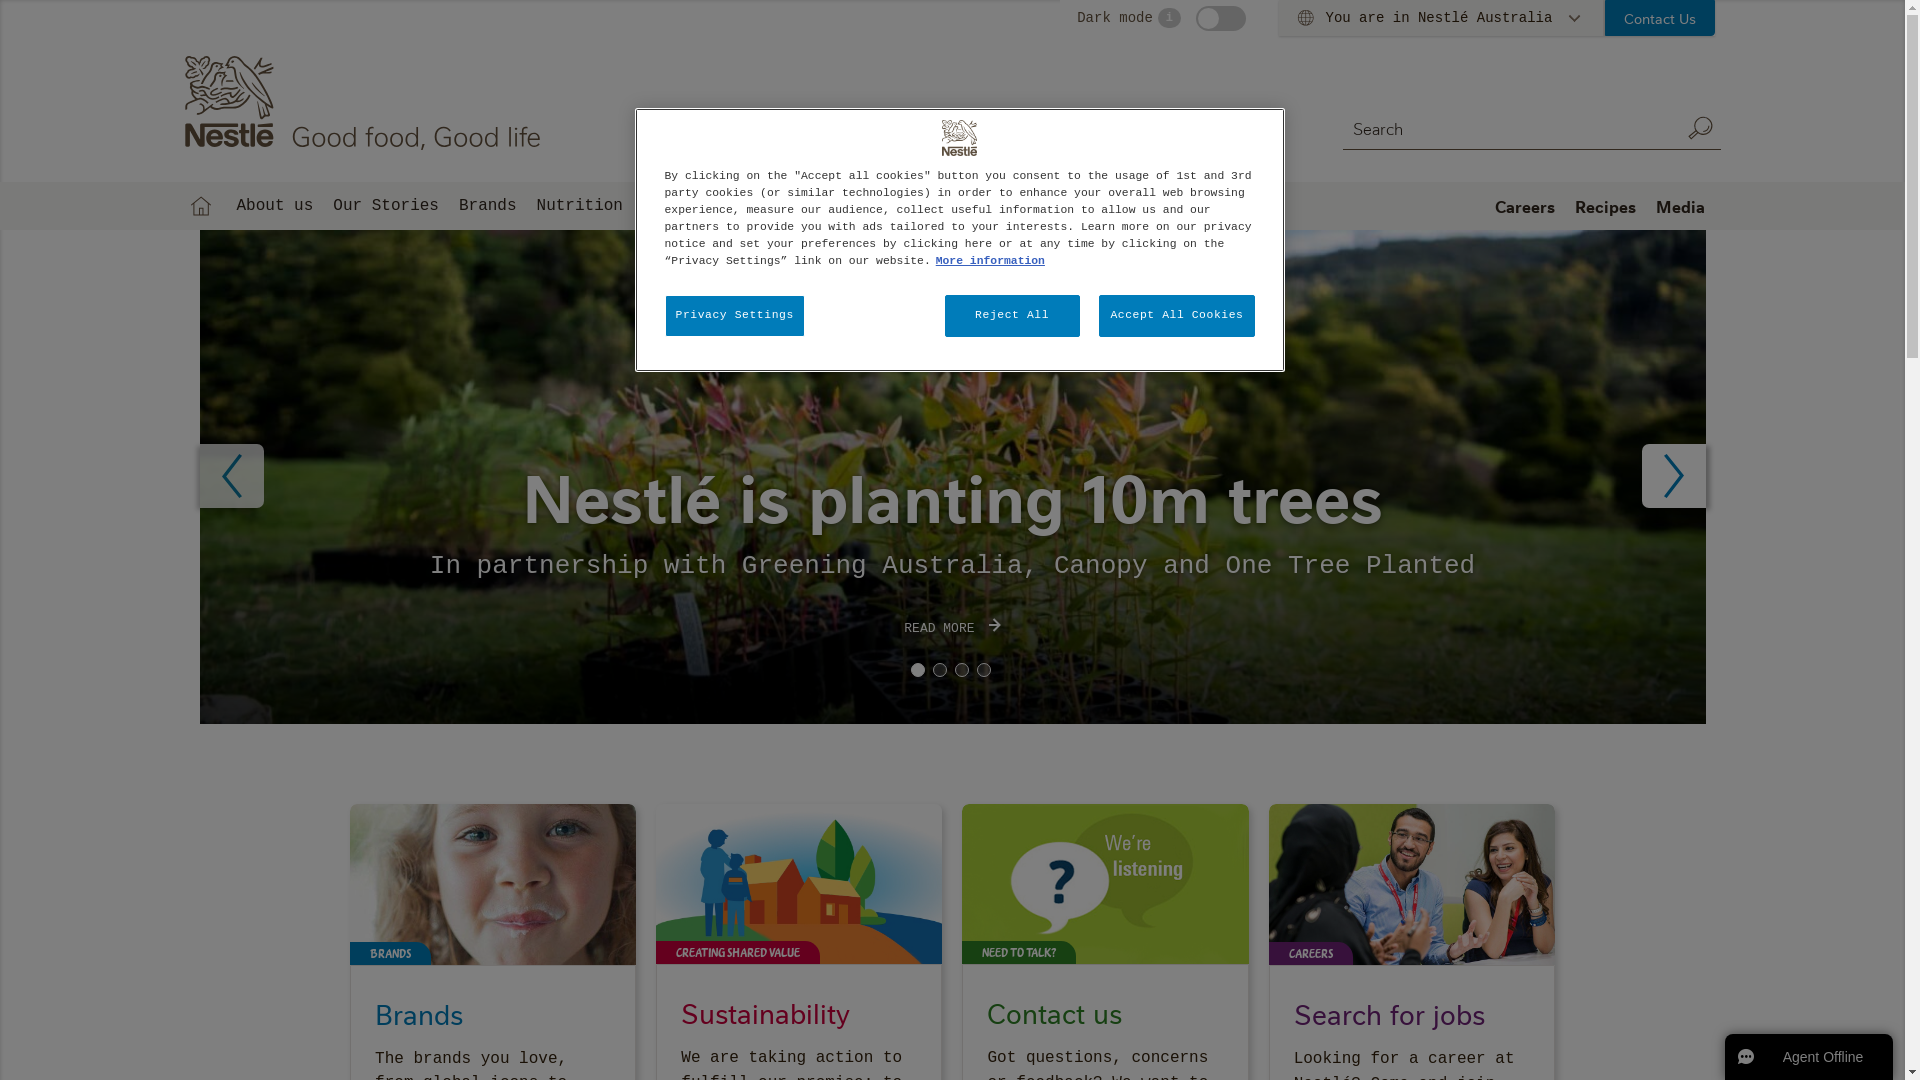 The width and height of the screenshot is (1920, 1080). What do you see at coordinates (0, 0) in the screenshot?
I see `'Skip to main content'` at bounding box center [0, 0].